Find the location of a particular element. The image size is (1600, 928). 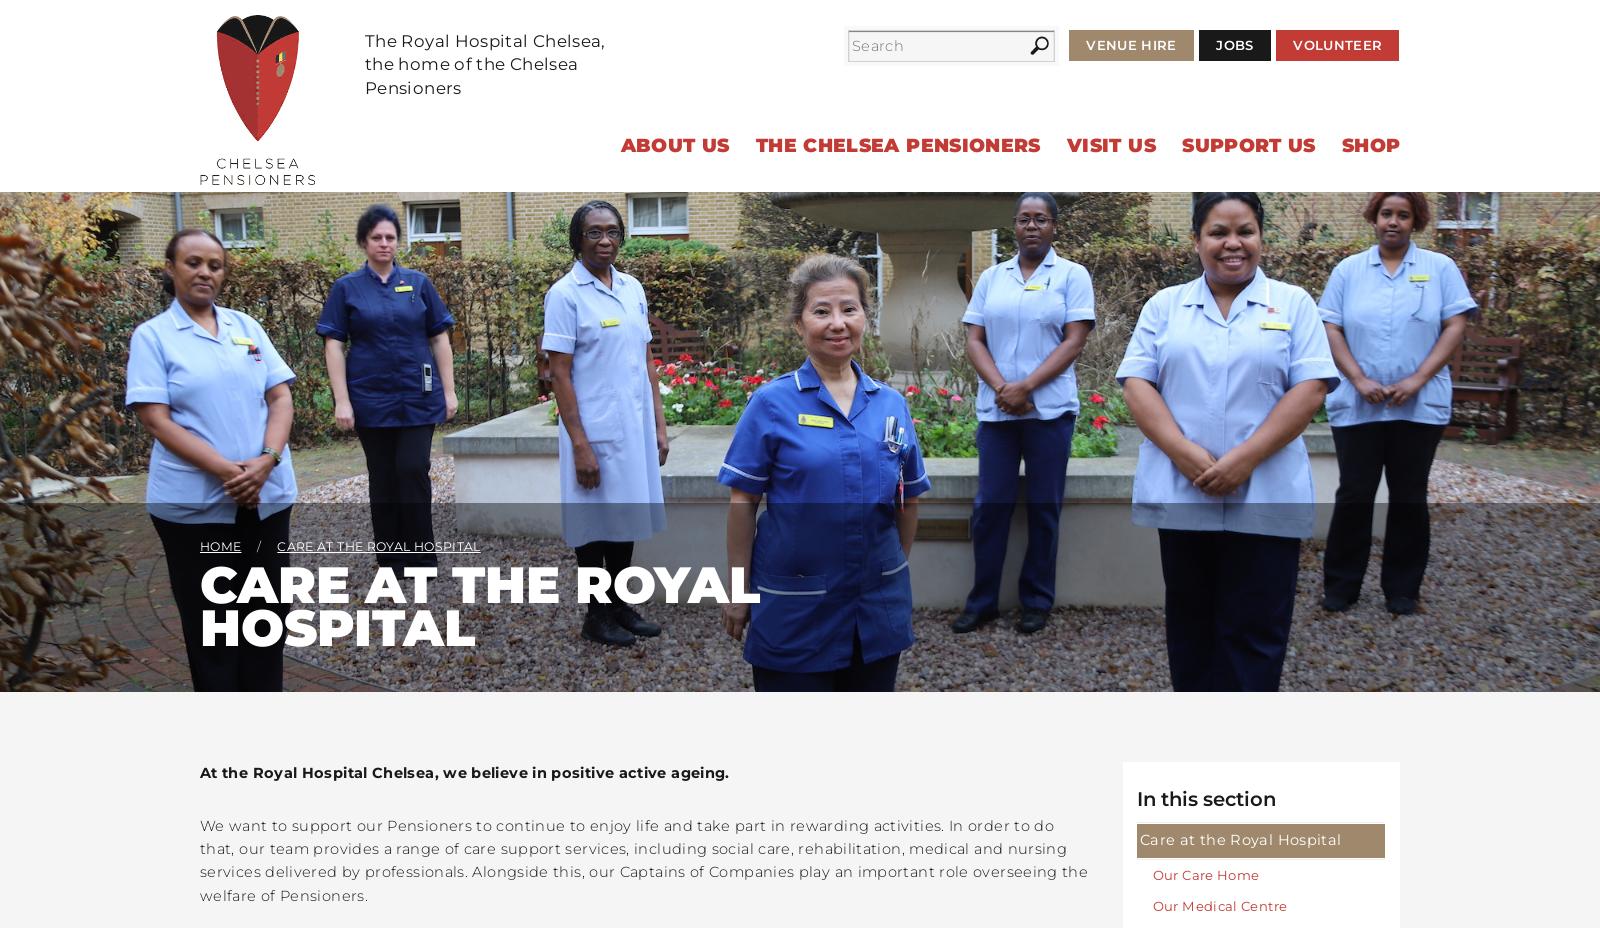

'About Us' is located at coordinates (674, 145).